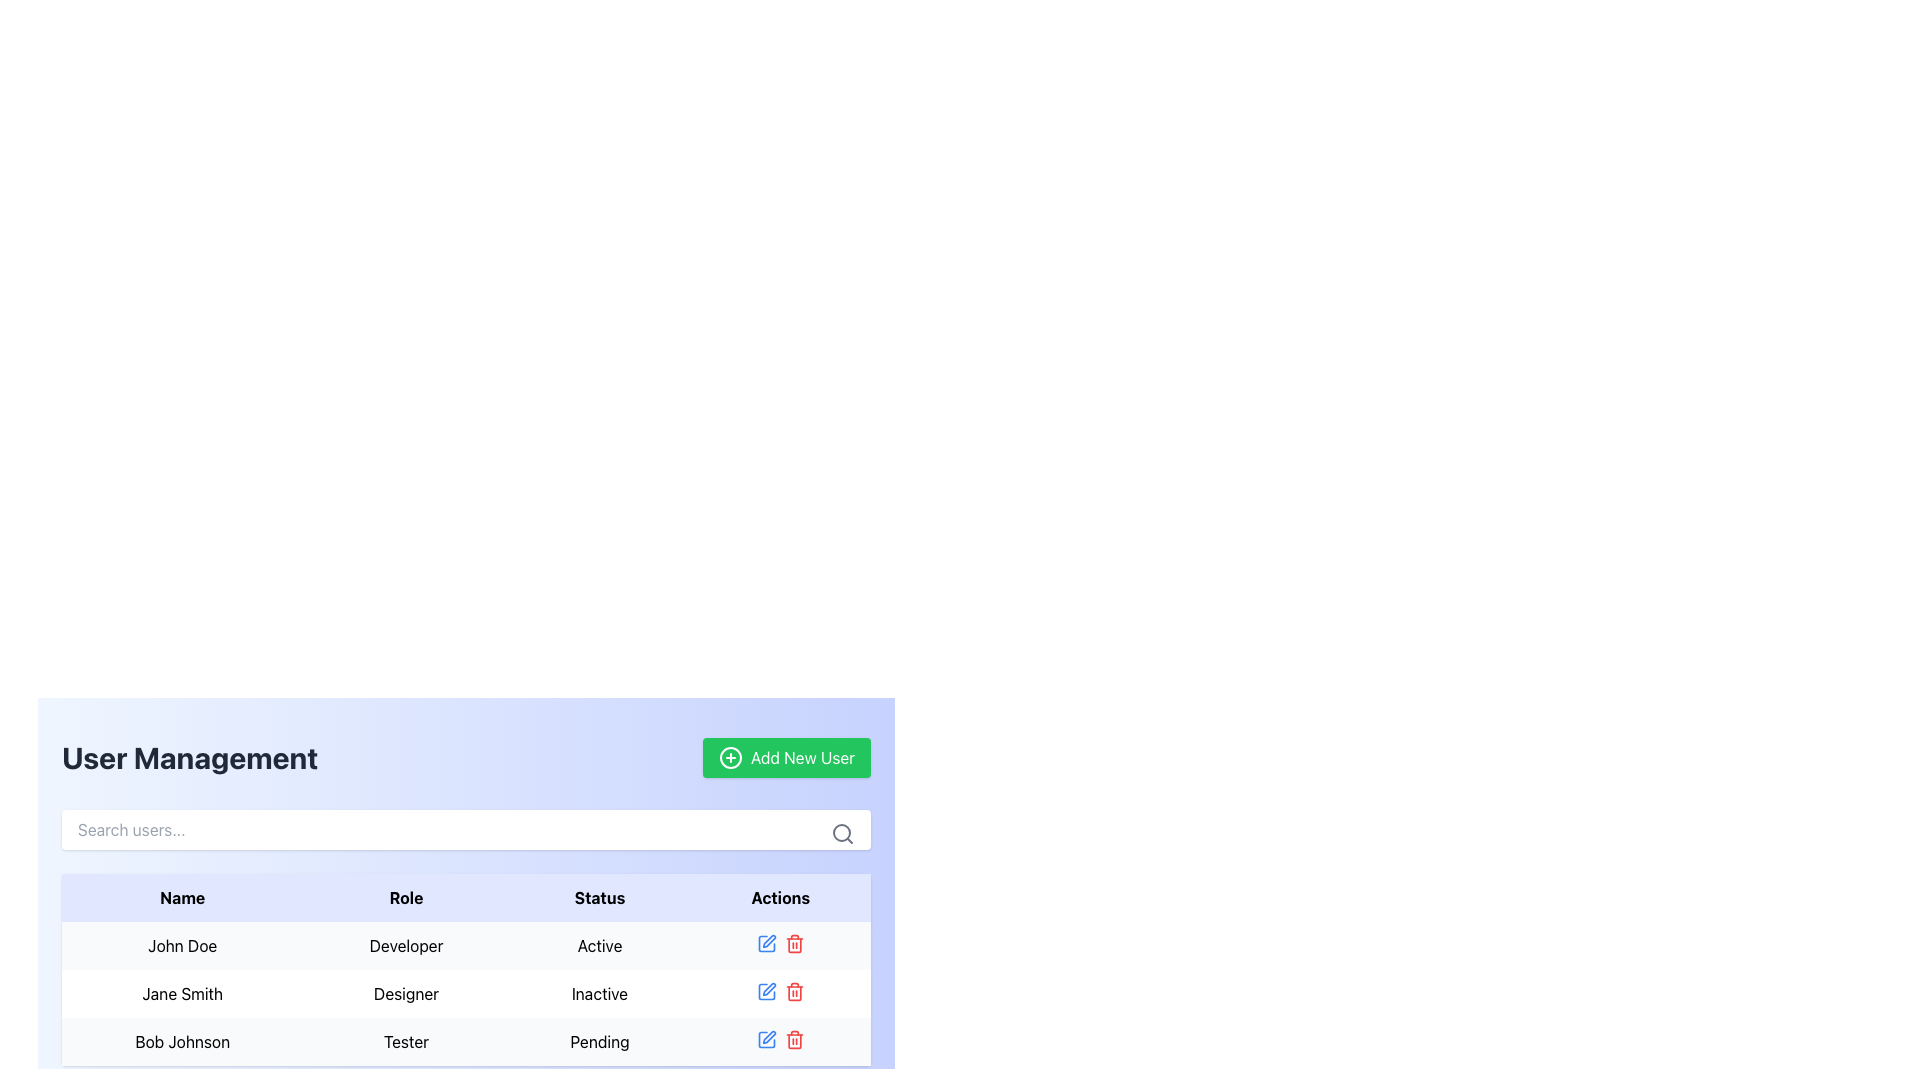 Image resolution: width=1920 pixels, height=1080 pixels. What do you see at coordinates (729, 758) in the screenshot?
I see `the circular icon on the 'Add New User' green button located at the top right corner of the interface, which signifies the functionality of adding a new user` at bounding box center [729, 758].